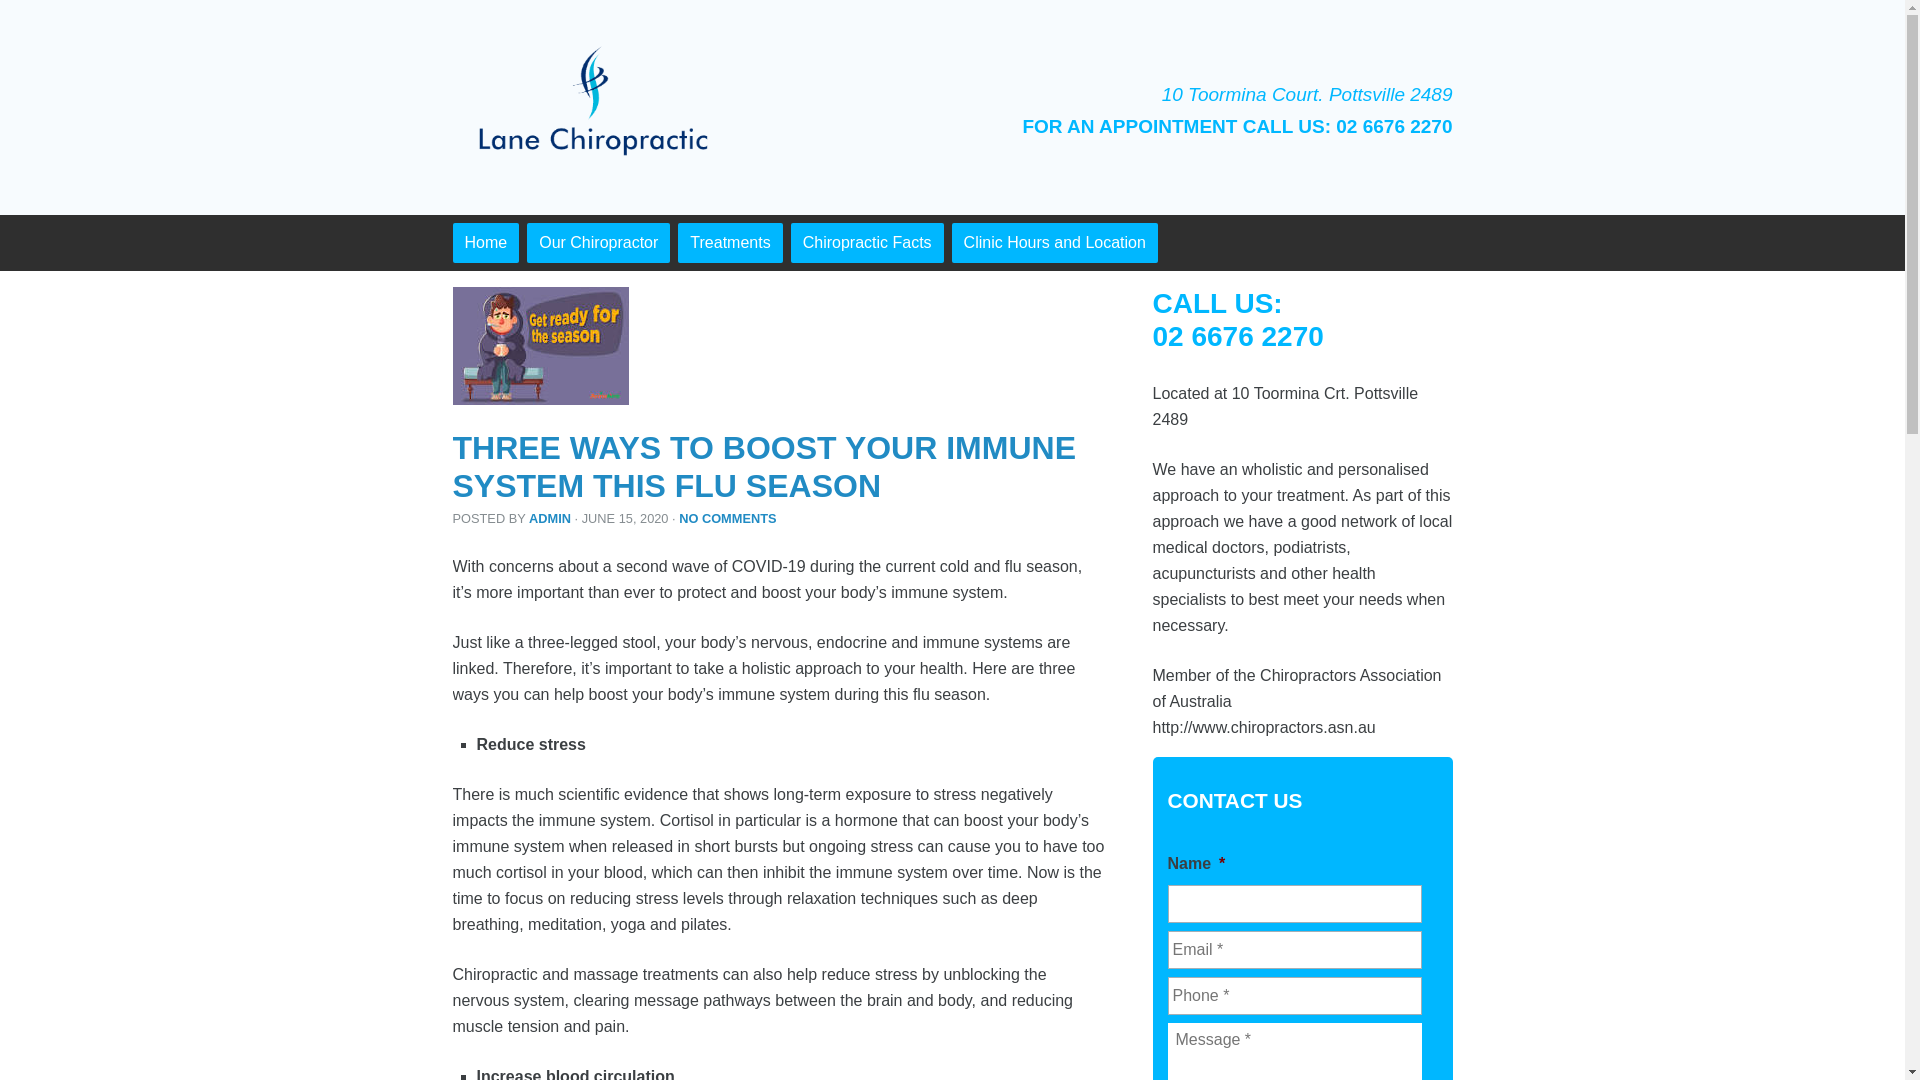  What do you see at coordinates (485, 242) in the screenshot?
I see `'Home'` at bounding box center [485, 242].